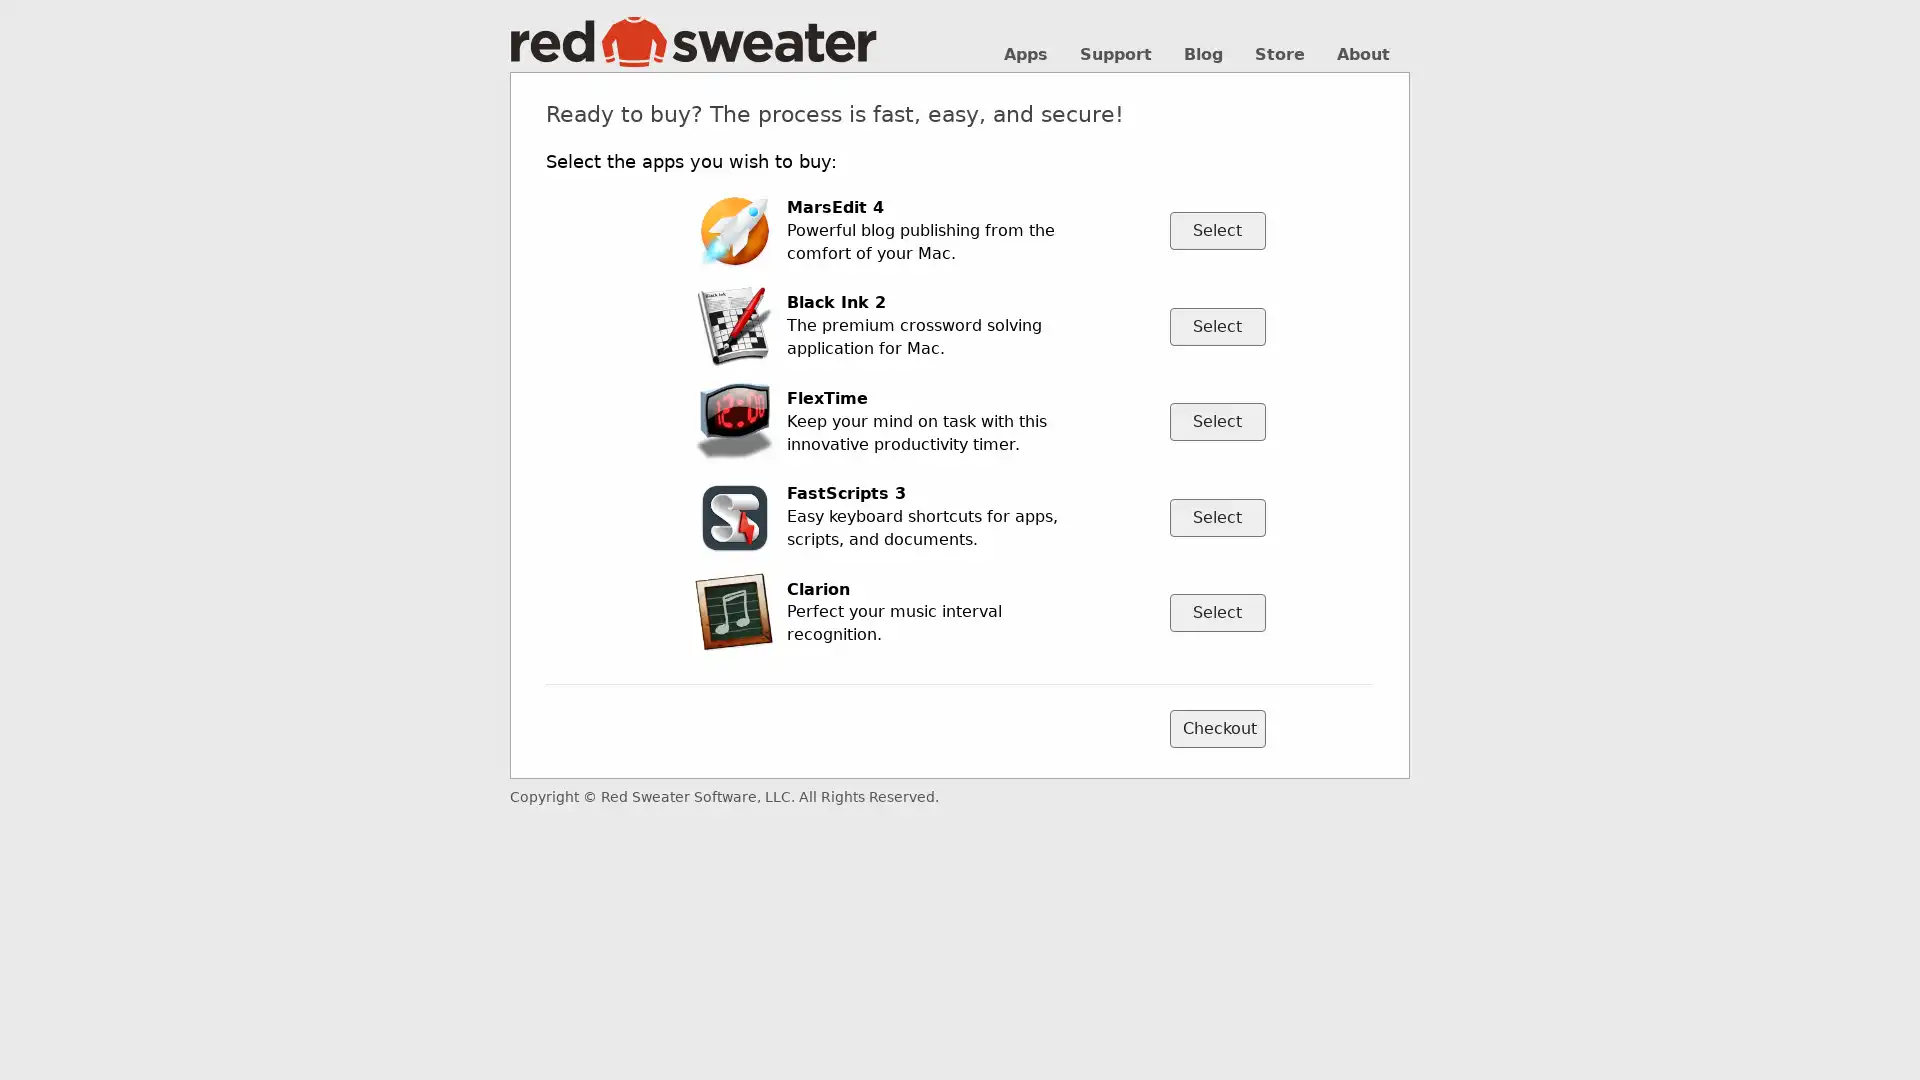  Describe the element at coordinates (1216, 325) in the screenshot. I see `Select` at that location.